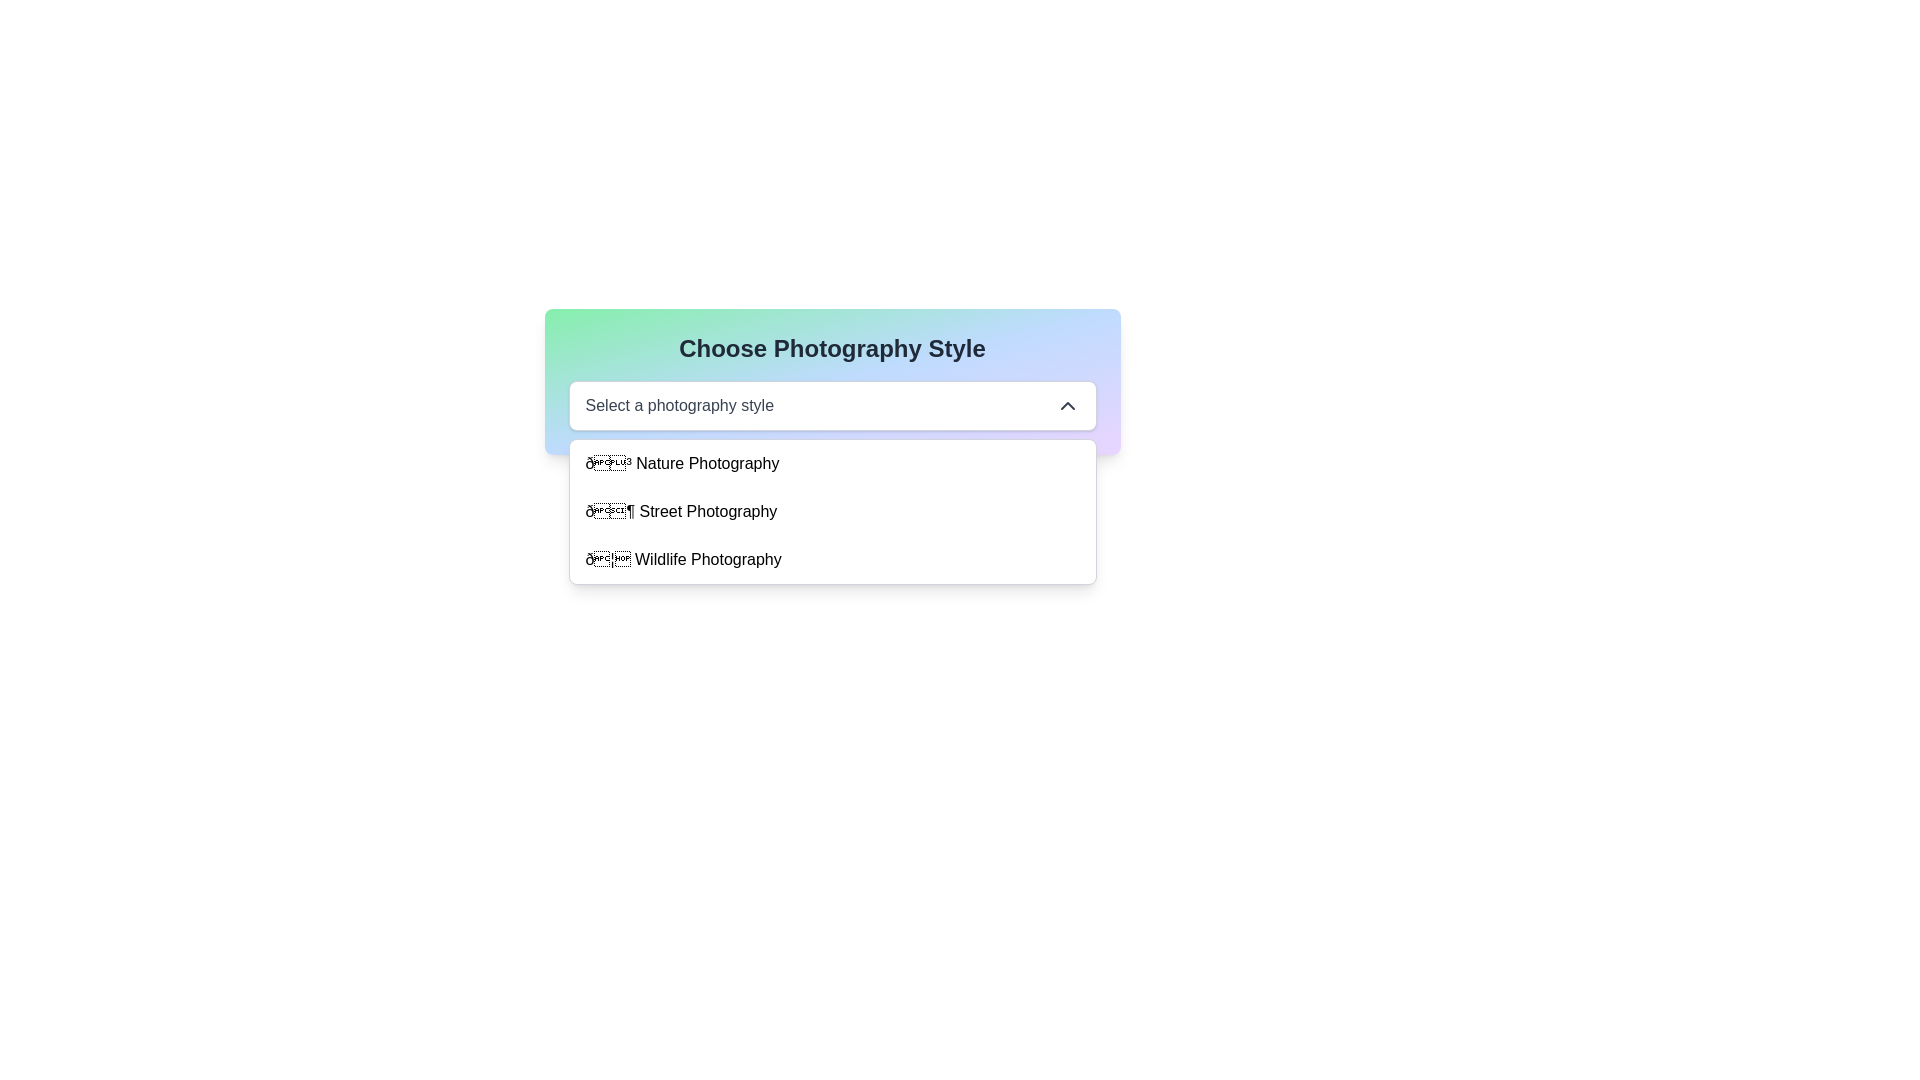 This screenshot has width=1920, height=1080. Describe the element at coordinates (832, 463) in the screenshot. I see `the first item in the dropdown list labeled 'Nature Photography'` at that location.